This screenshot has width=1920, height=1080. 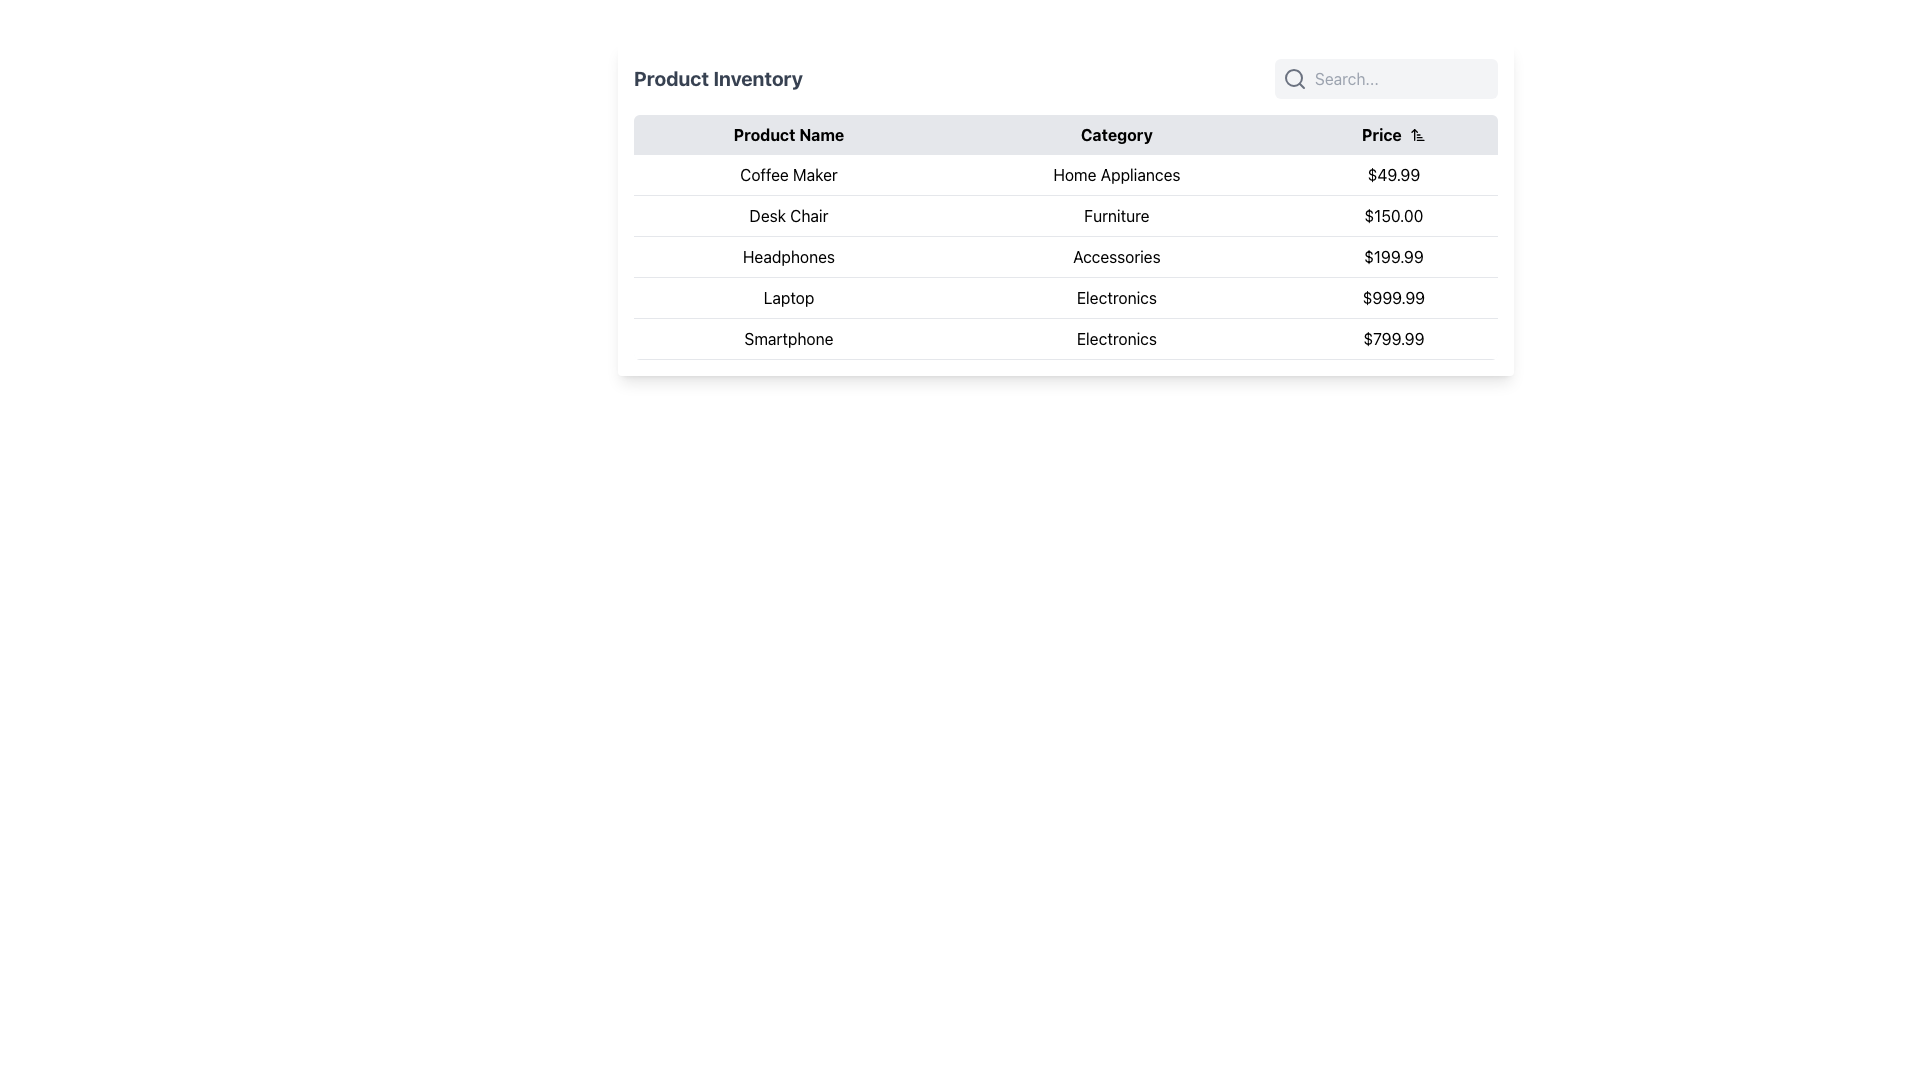 What do you see at coordinates (1392, 256) in the screenshot?
I see `the price value element in the 'Price' column of the table, located on the same row as 'Headphones' in the 'Product Name' column and 'Accessories' in the 'Category' column` at bounding box center [1392, 256].